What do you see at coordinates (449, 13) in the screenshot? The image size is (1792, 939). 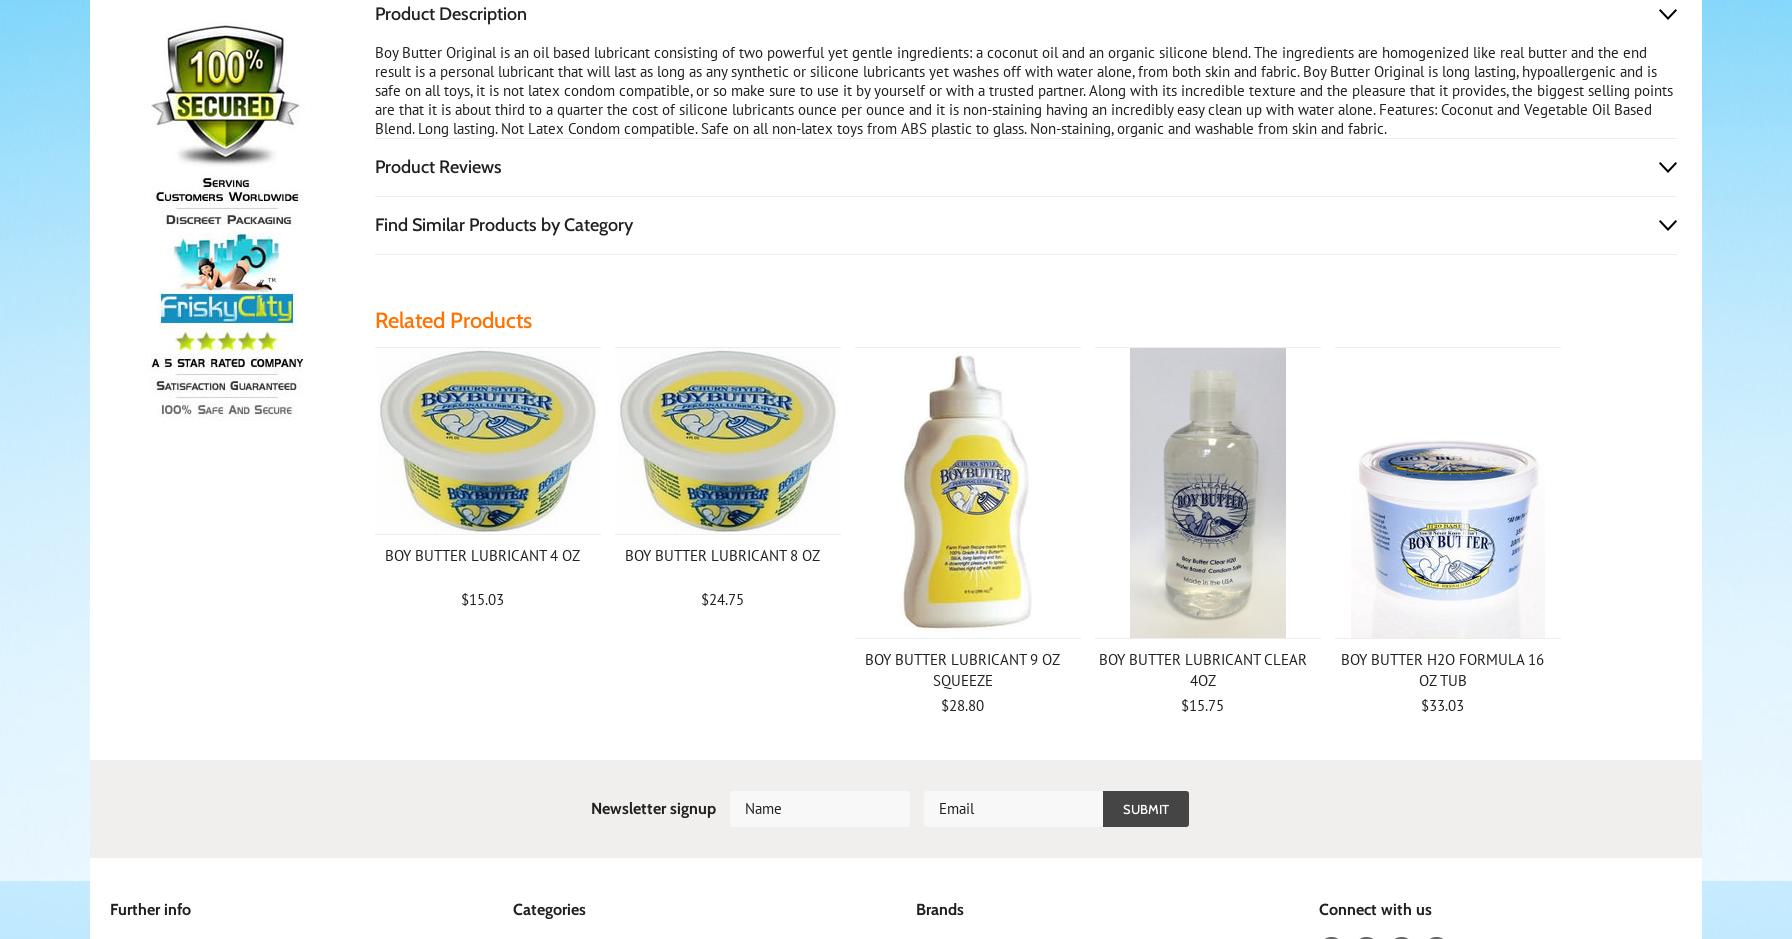 I see `'Product Description'` at bounding box center [449, 13].